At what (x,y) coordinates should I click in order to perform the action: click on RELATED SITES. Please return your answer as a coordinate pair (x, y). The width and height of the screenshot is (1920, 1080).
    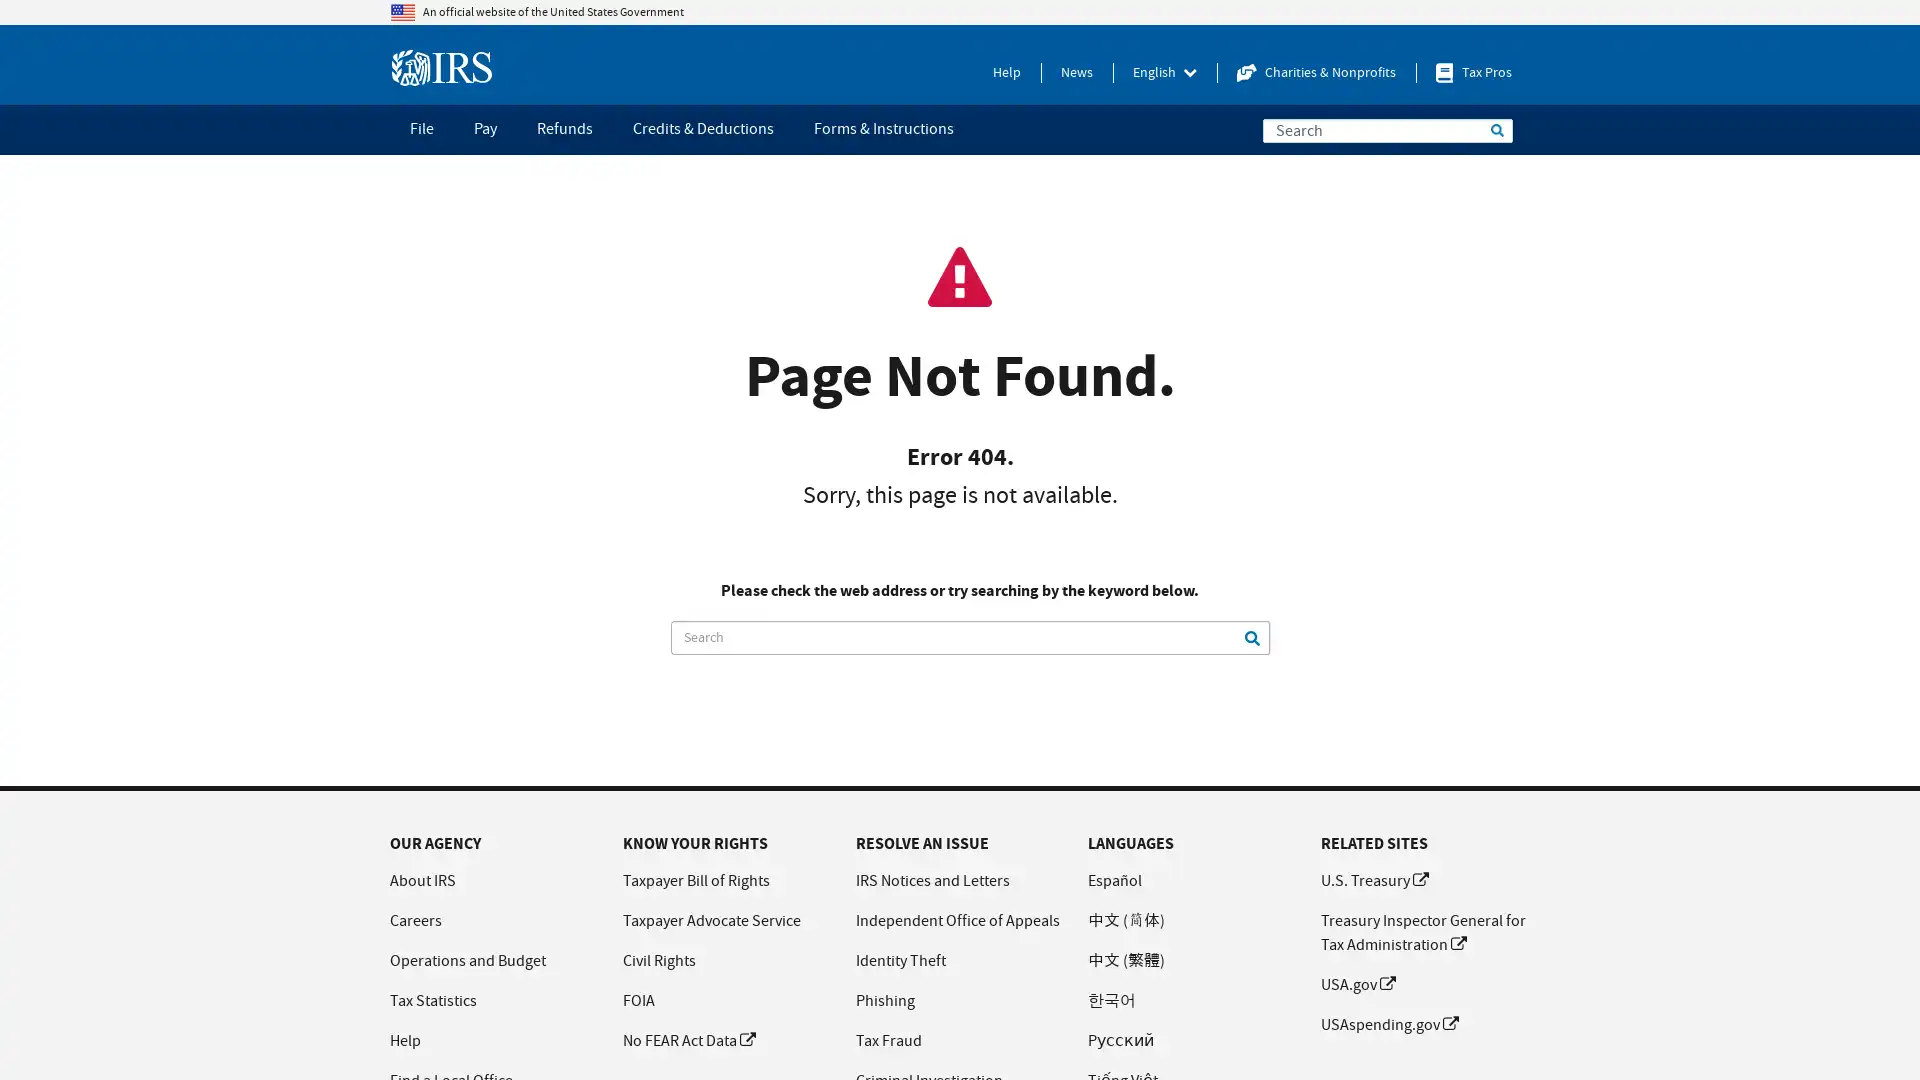
    Looking at the image, I should click on (1373, 844).